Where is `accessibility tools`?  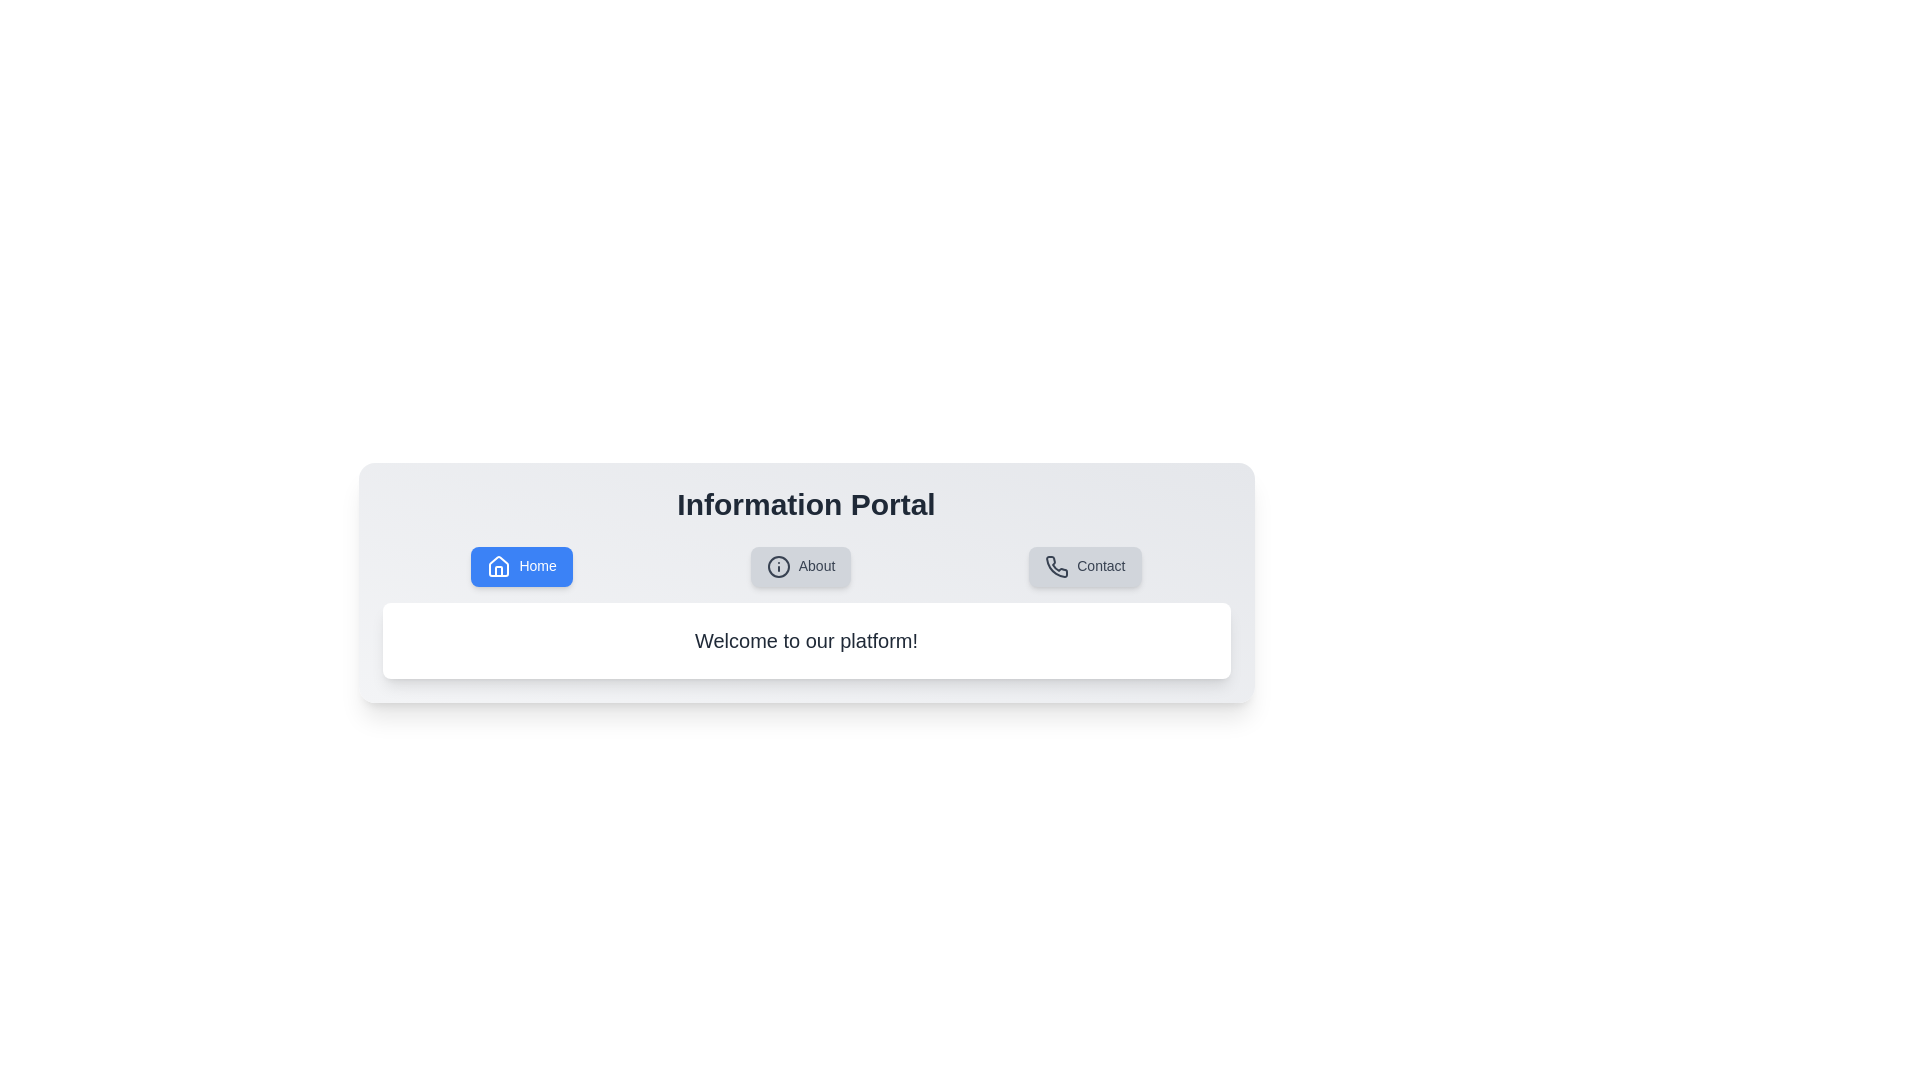 accessibility tools is located at coordinates (499, 567).